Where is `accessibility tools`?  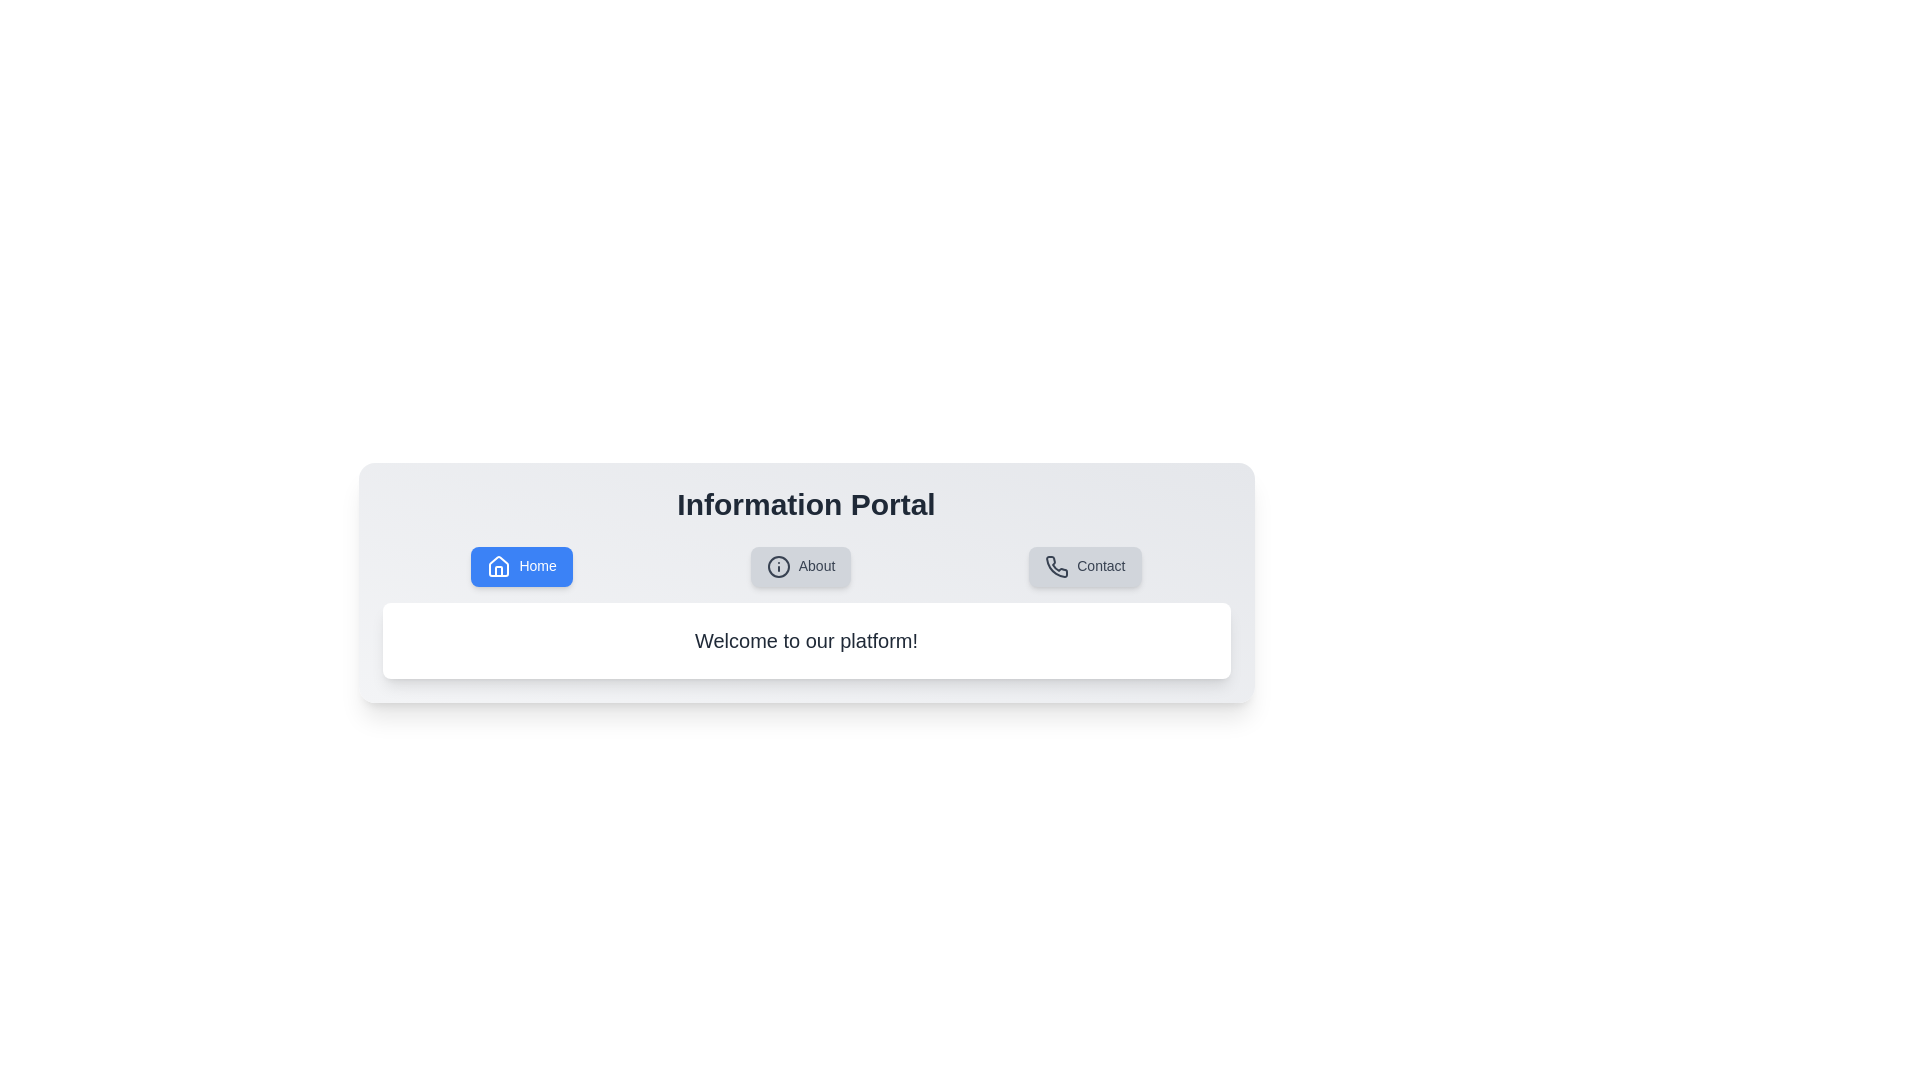 accessibility tools is located at coordinates (499, 567).